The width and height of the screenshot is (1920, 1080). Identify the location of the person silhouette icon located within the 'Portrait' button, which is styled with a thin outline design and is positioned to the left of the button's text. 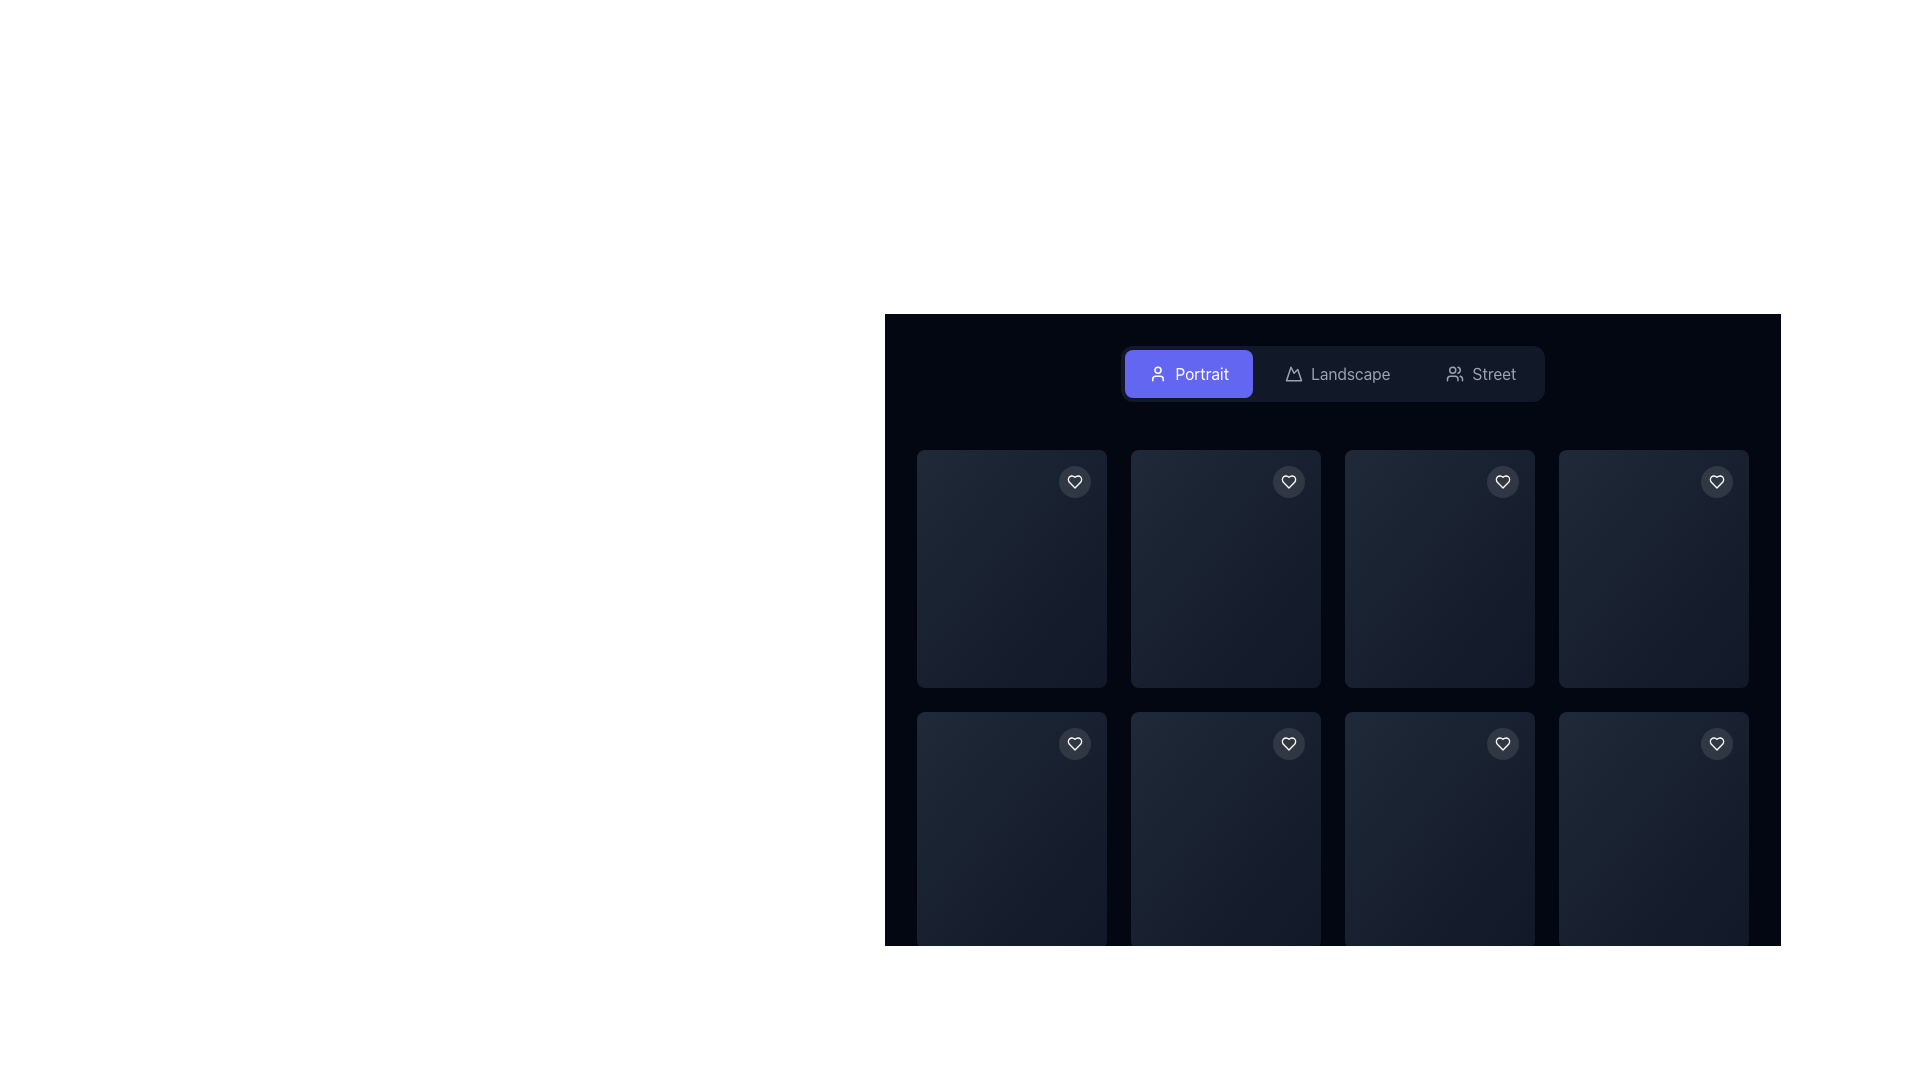
(1158, 374).